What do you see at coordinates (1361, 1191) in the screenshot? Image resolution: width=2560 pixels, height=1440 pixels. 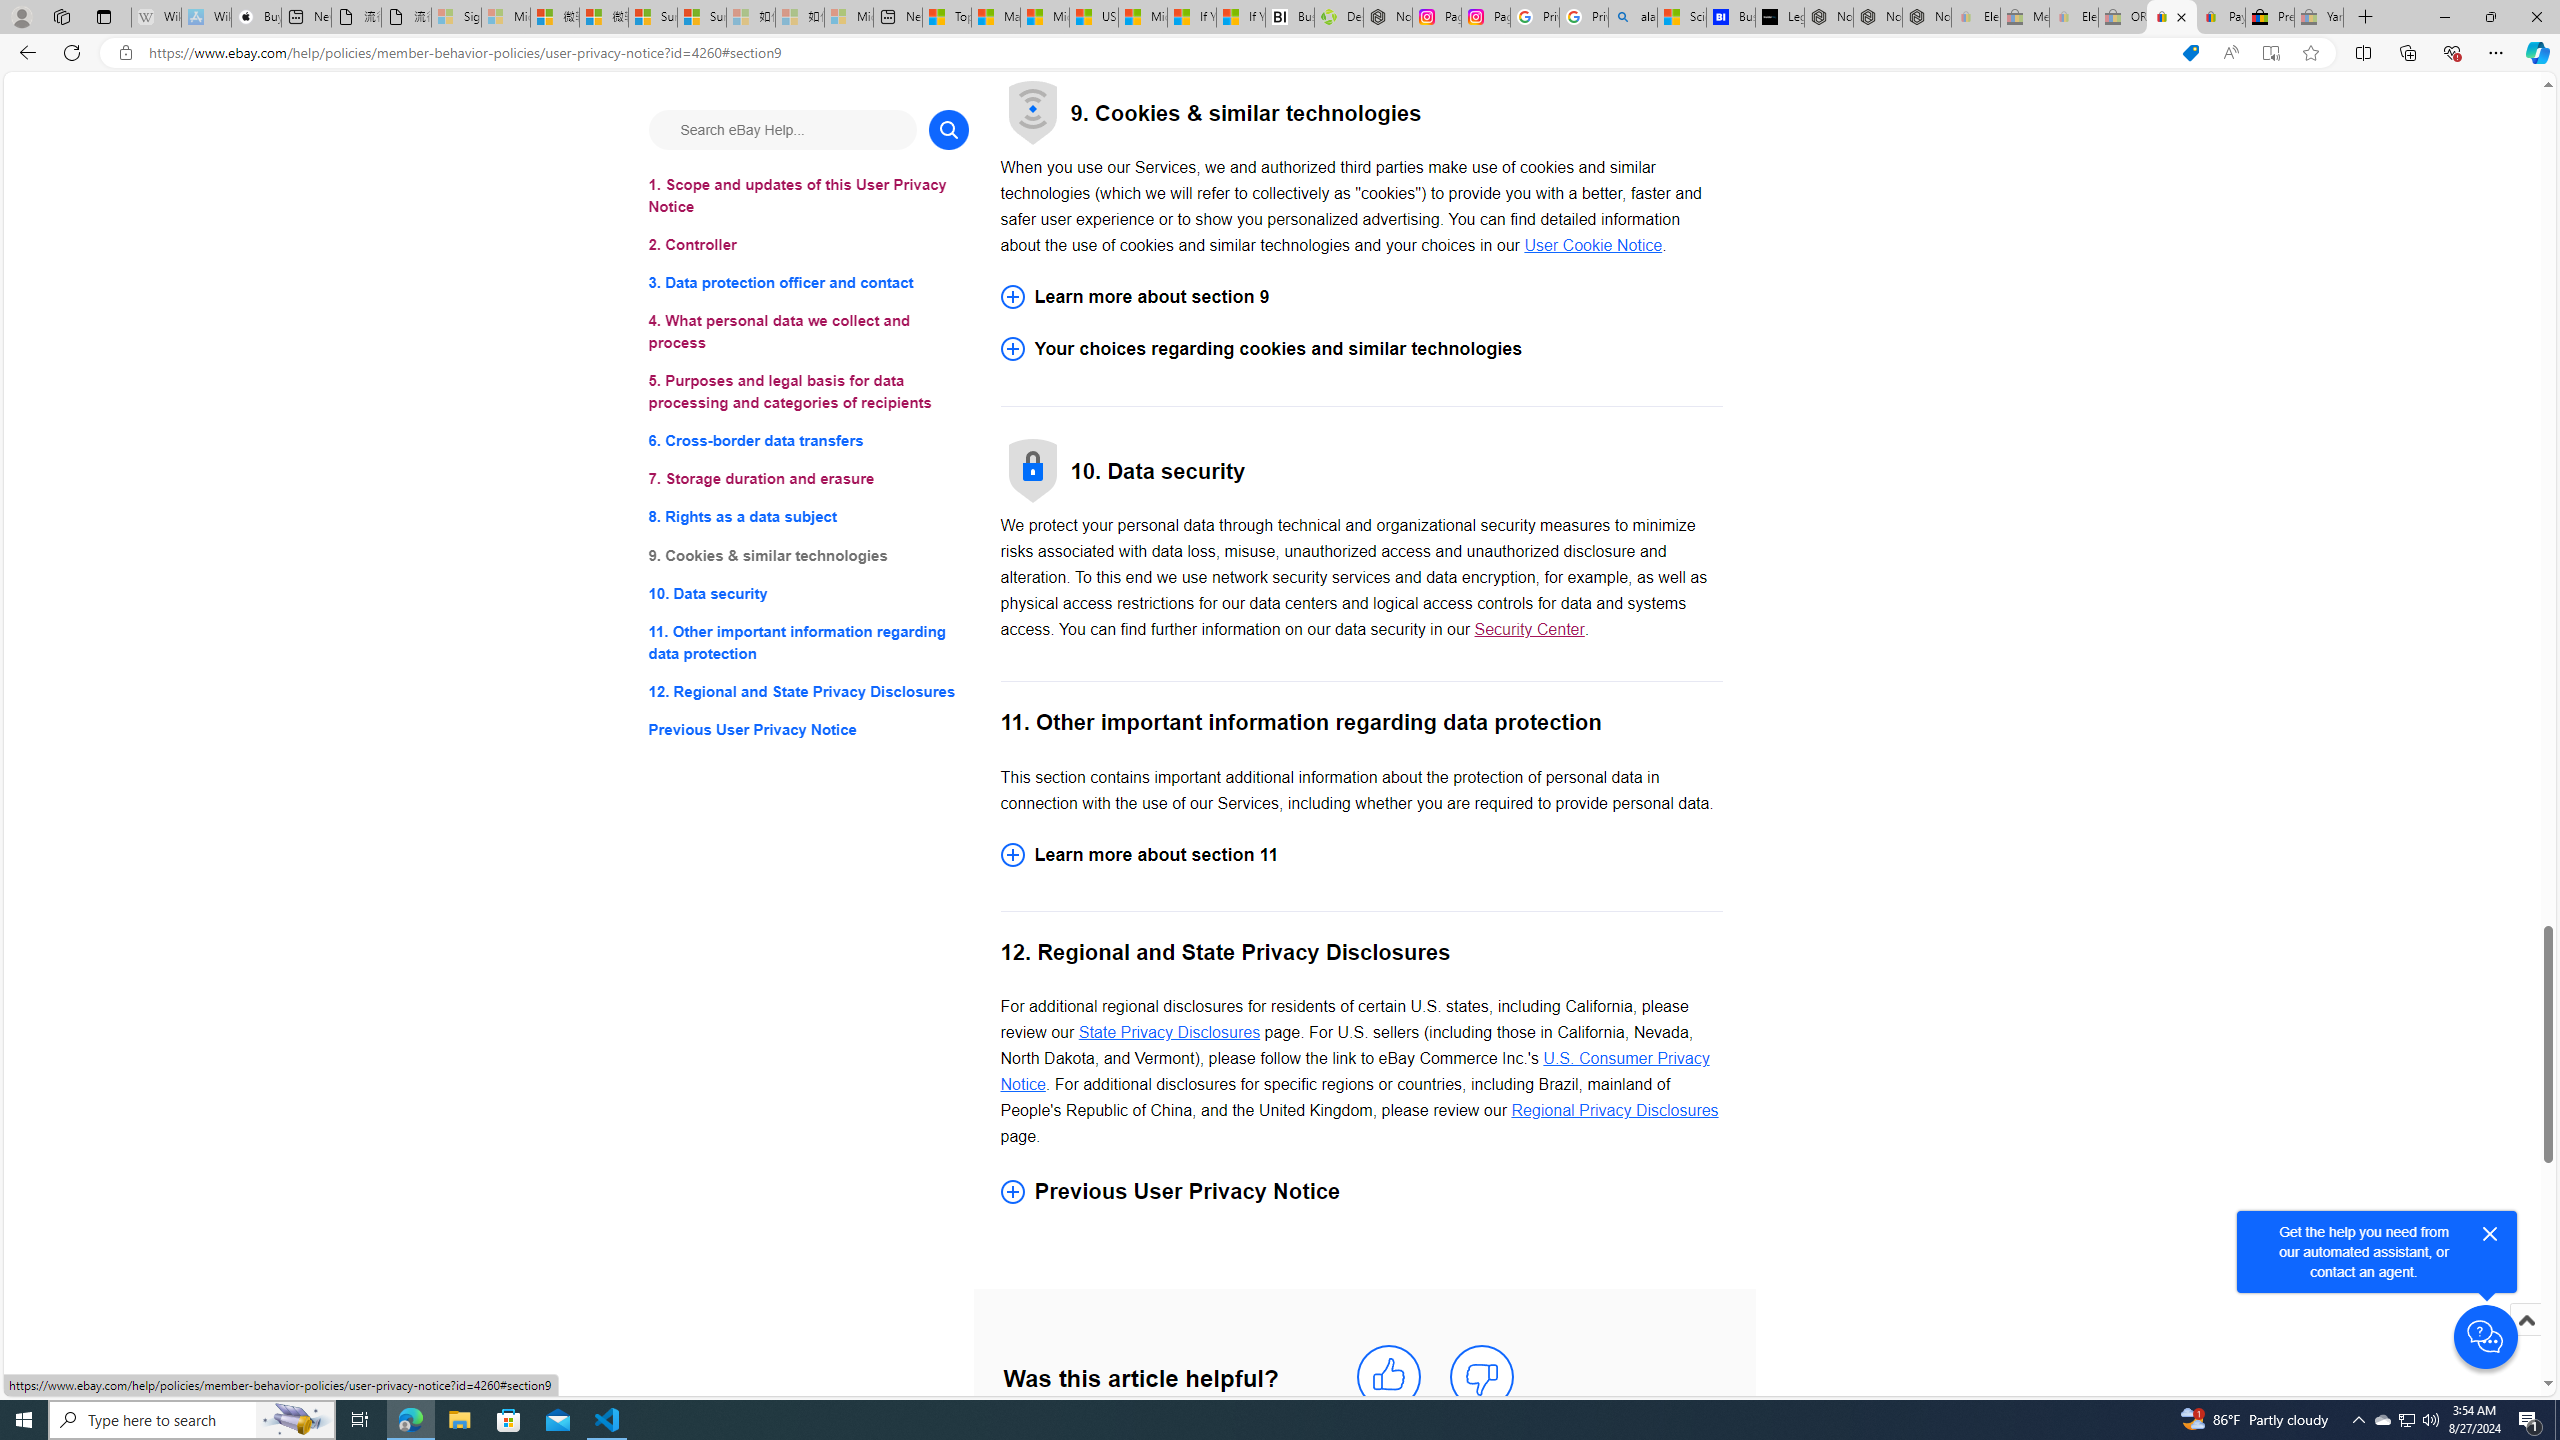 I see `'Previous User Privacy Notice'` at bounding box center [1361, 1191].